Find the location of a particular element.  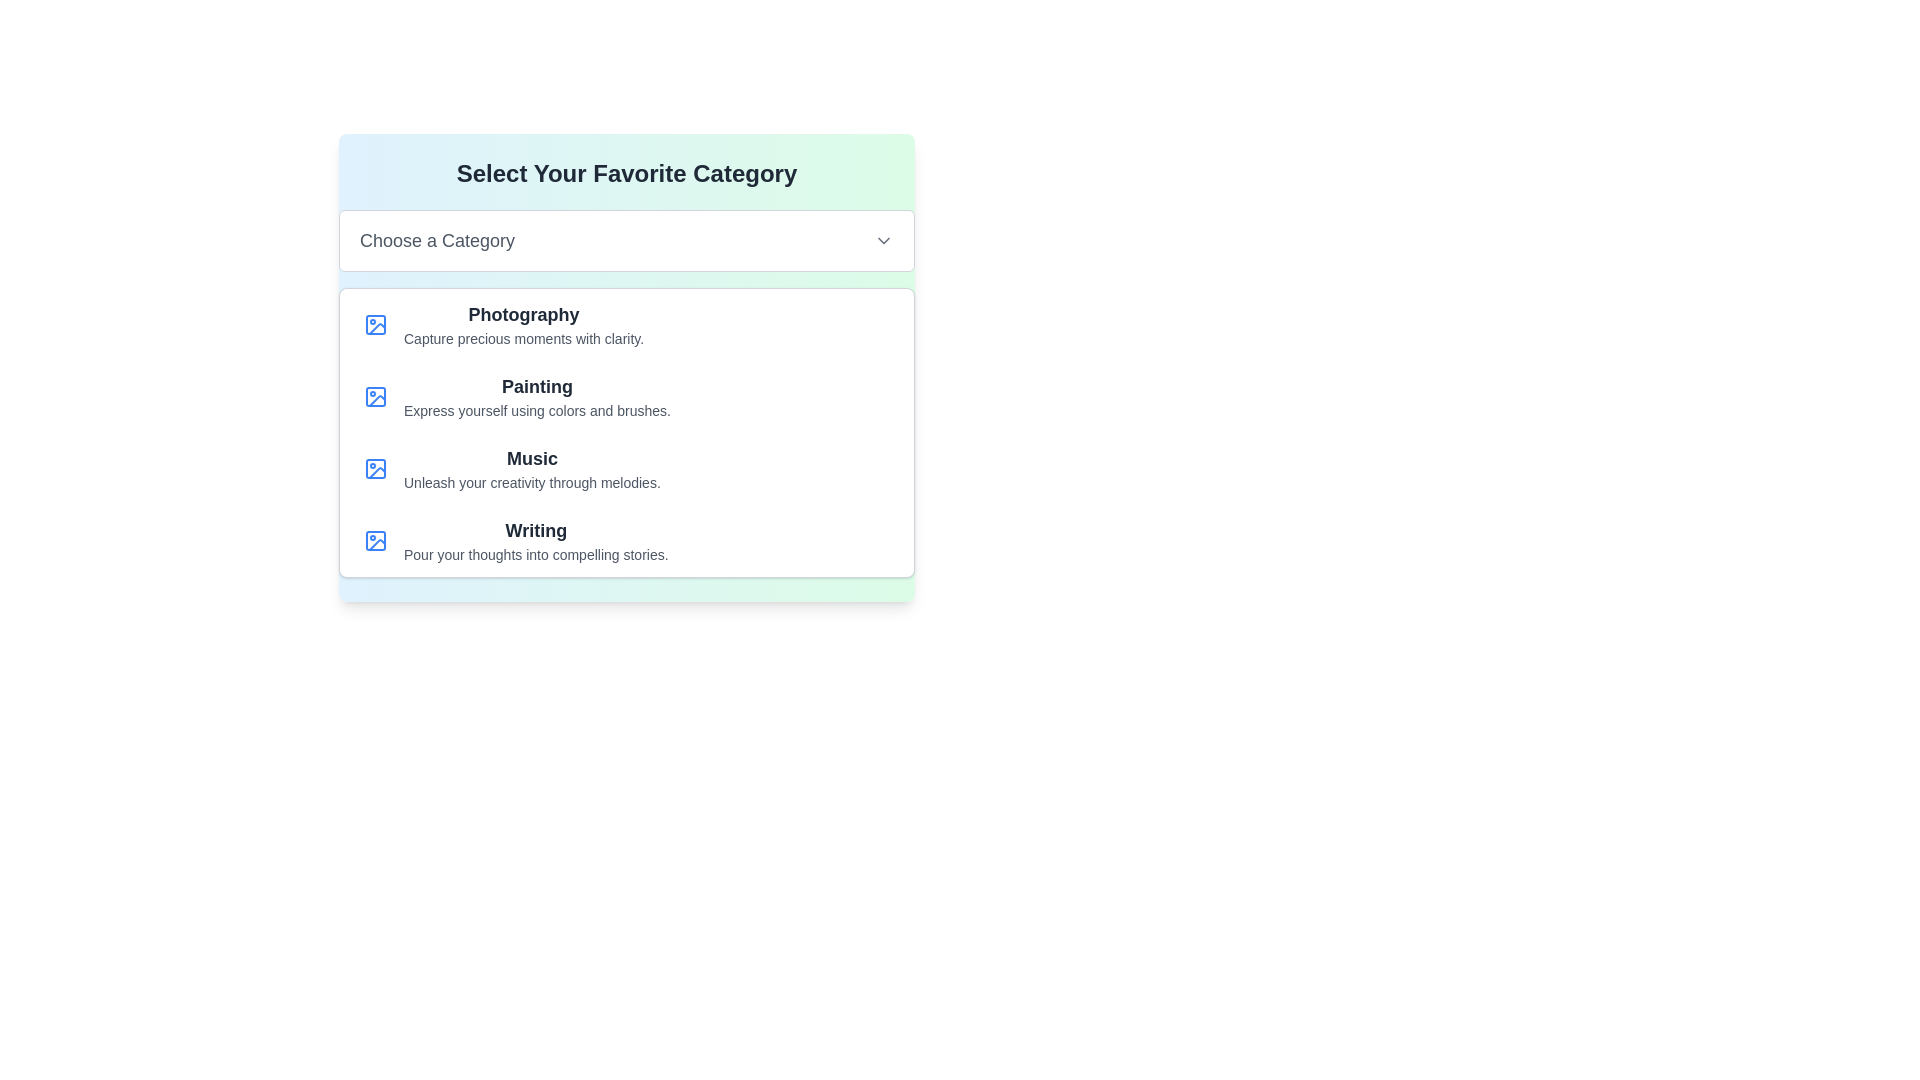

the second list item in the vertical category list is located at coordinates (626, 397).